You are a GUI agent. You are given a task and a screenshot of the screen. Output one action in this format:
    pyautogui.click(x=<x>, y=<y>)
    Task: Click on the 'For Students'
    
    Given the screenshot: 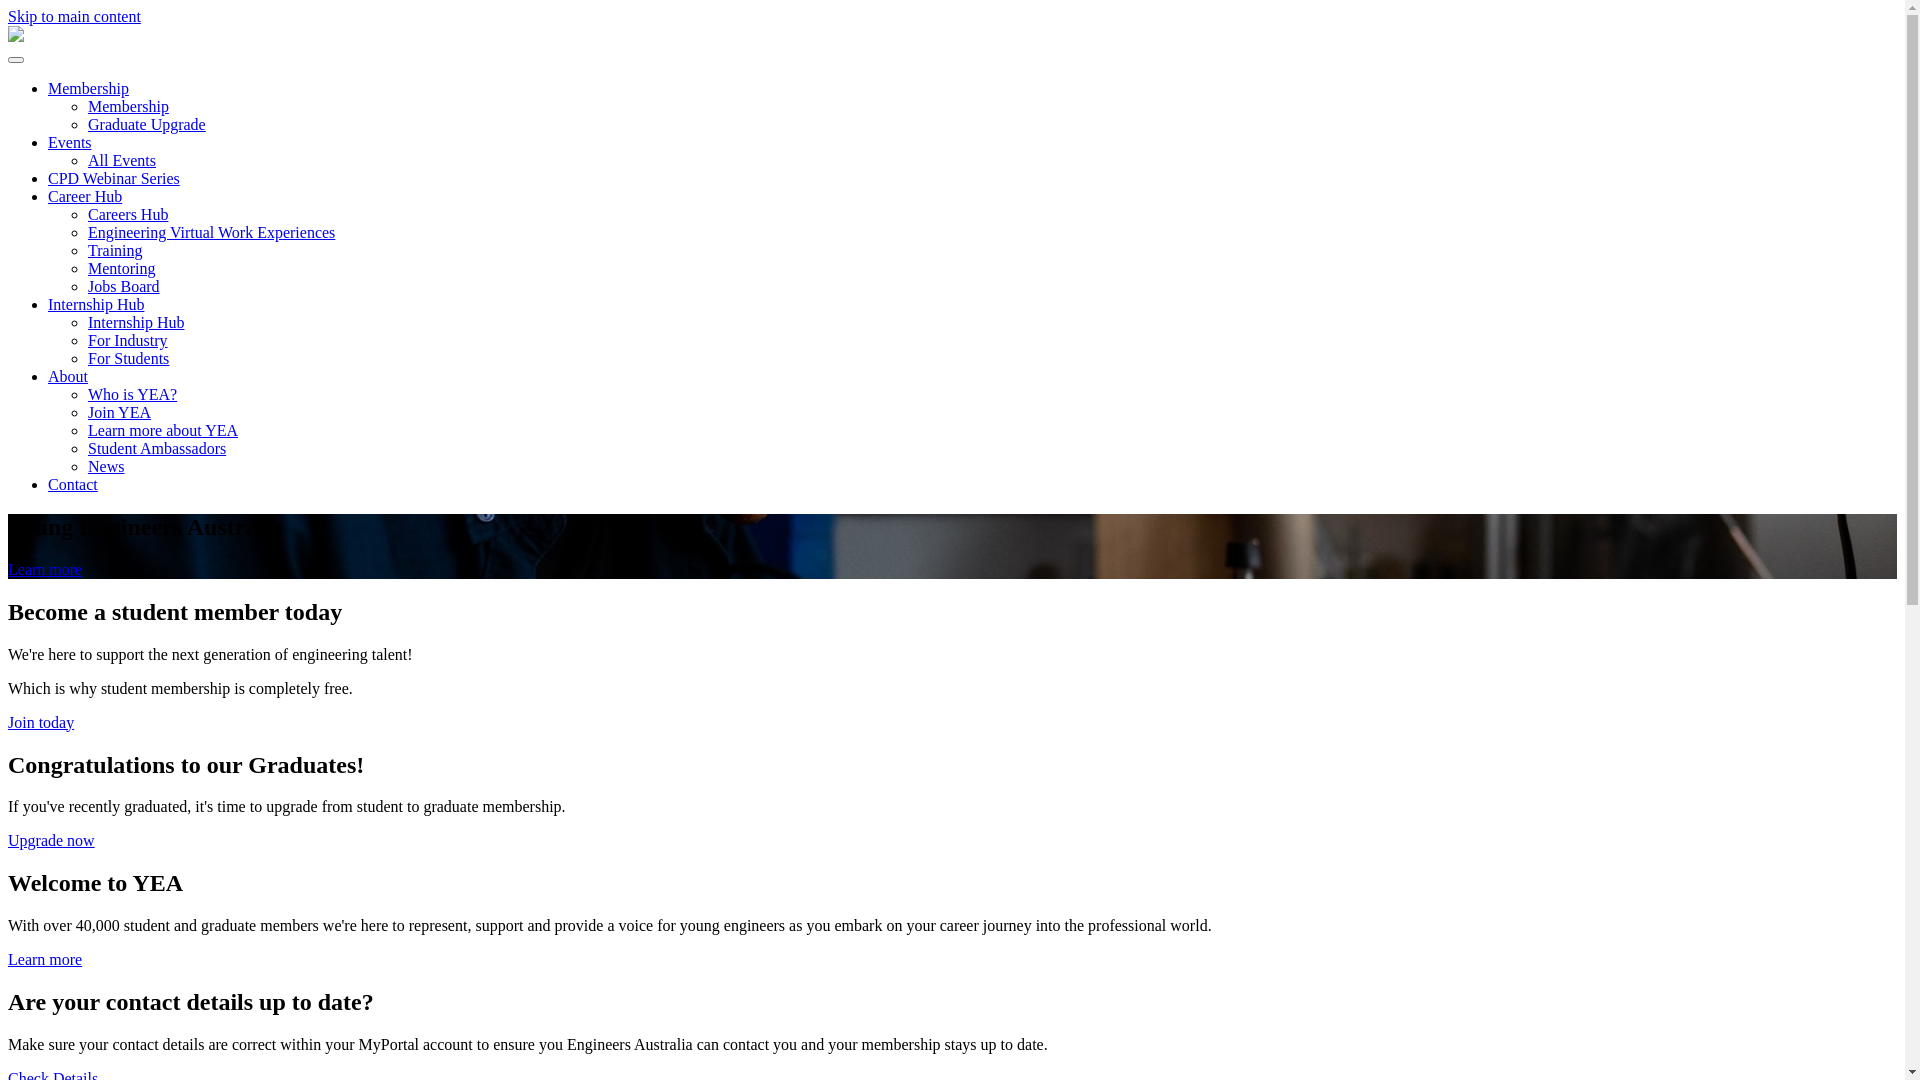 What is the action you would take?
    pyautogui.click(x=127, y=357)
    